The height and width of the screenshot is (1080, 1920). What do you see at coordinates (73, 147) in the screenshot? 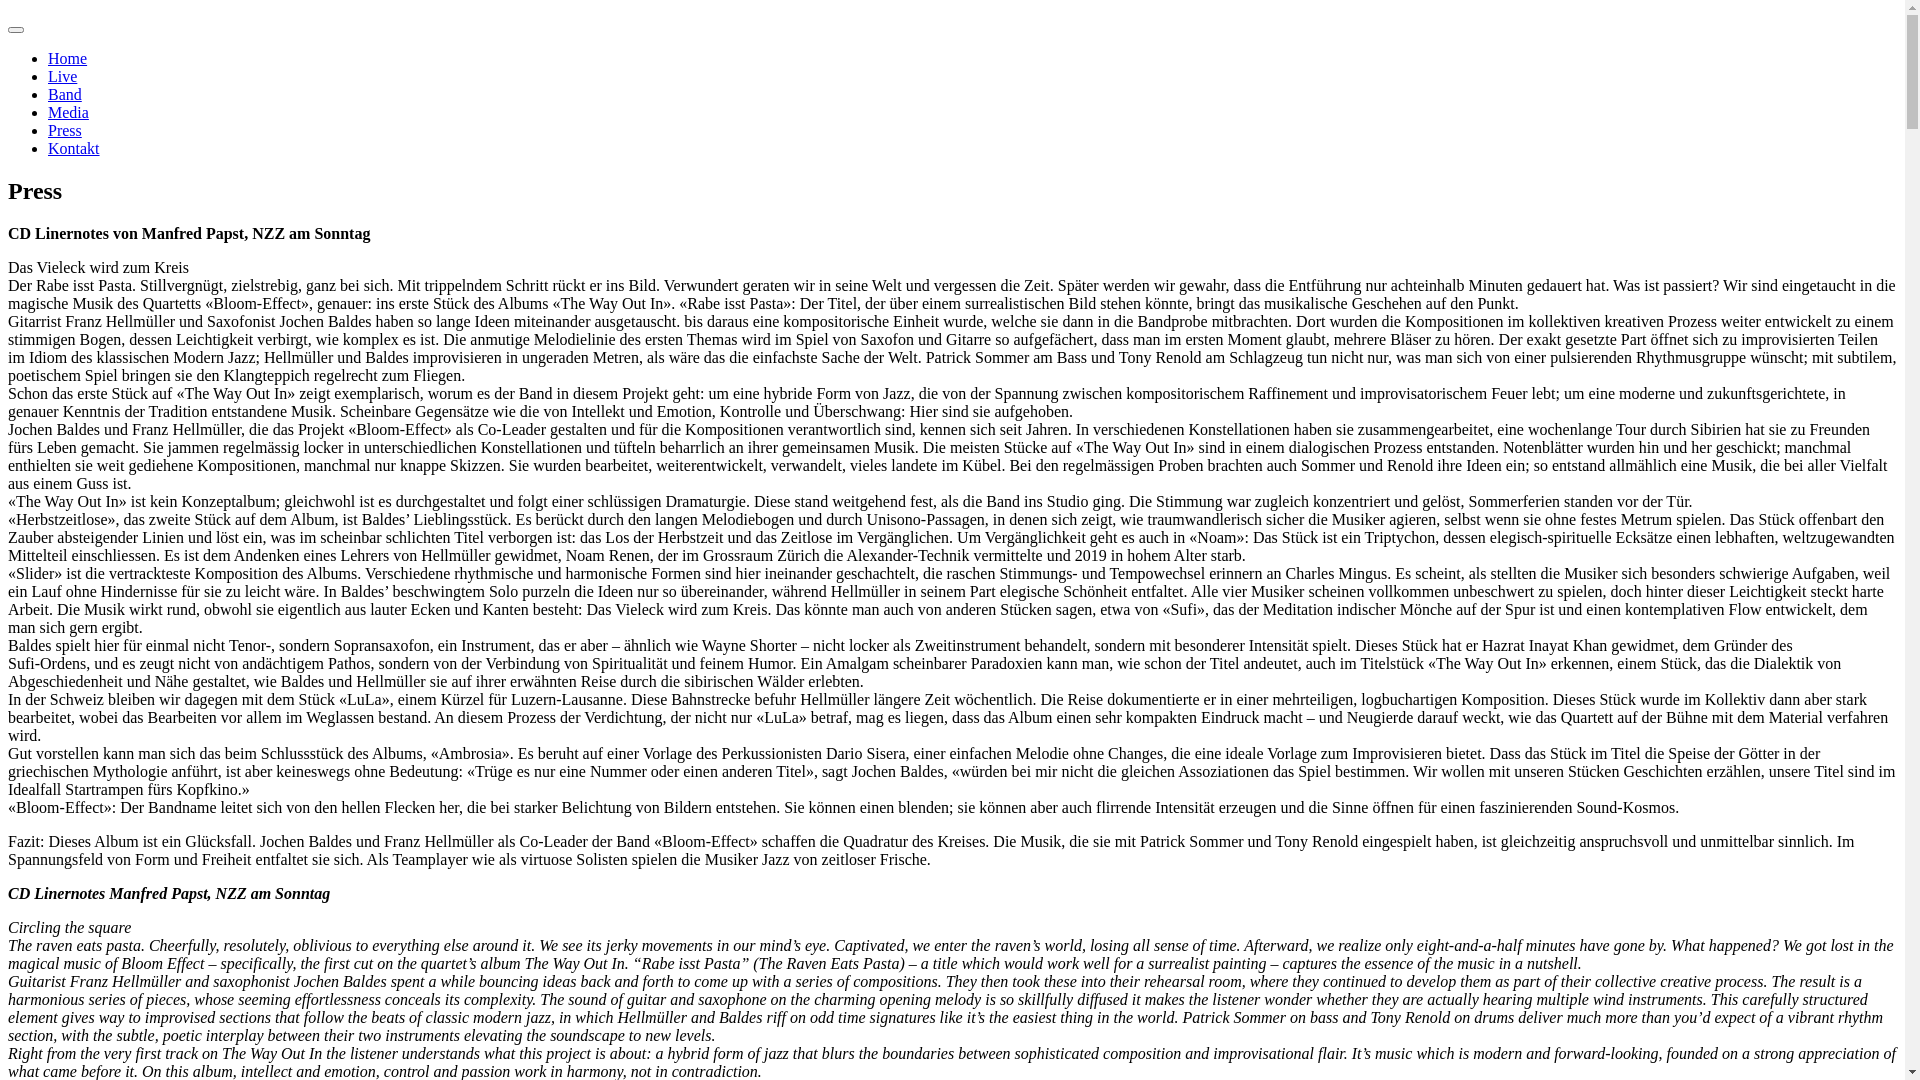
I see `'Kontakt'` at bounding box center [73, 147].